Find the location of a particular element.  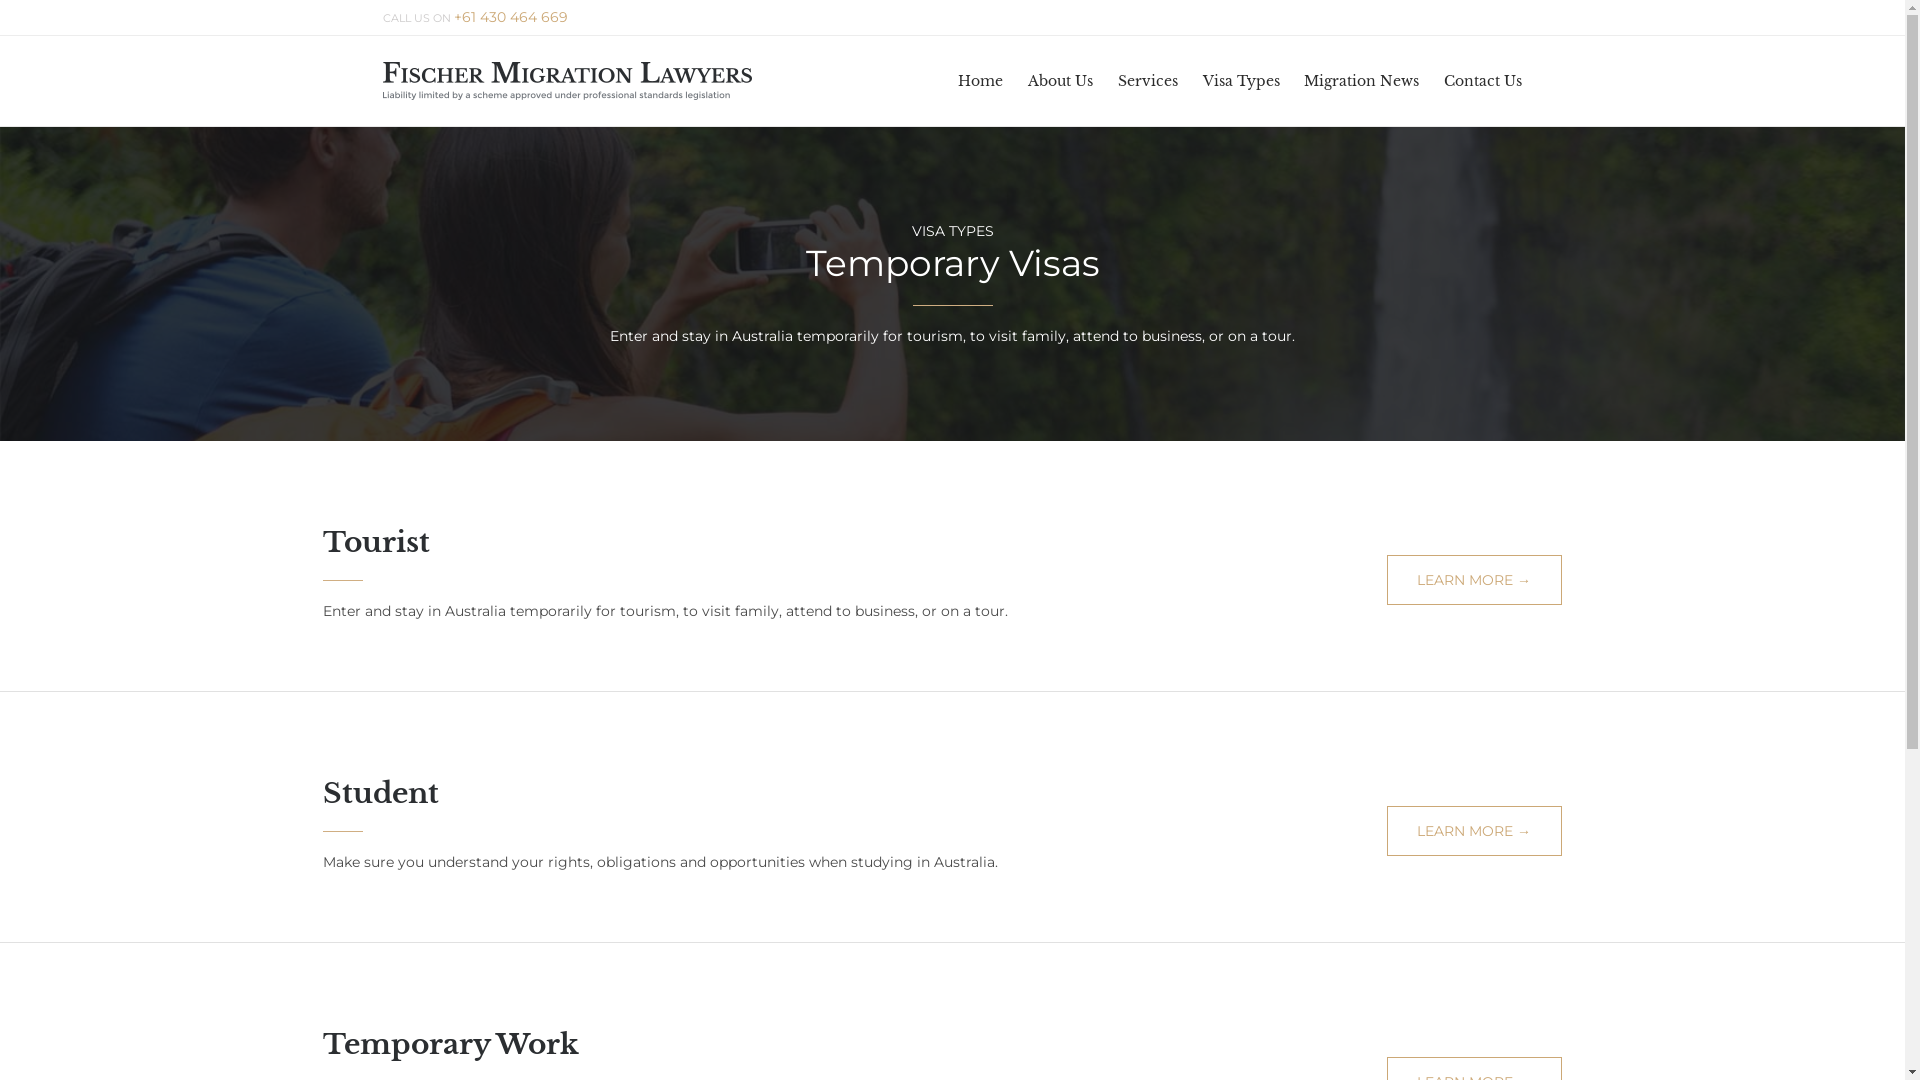

'About Us' is located at coordinates (1059, 80).